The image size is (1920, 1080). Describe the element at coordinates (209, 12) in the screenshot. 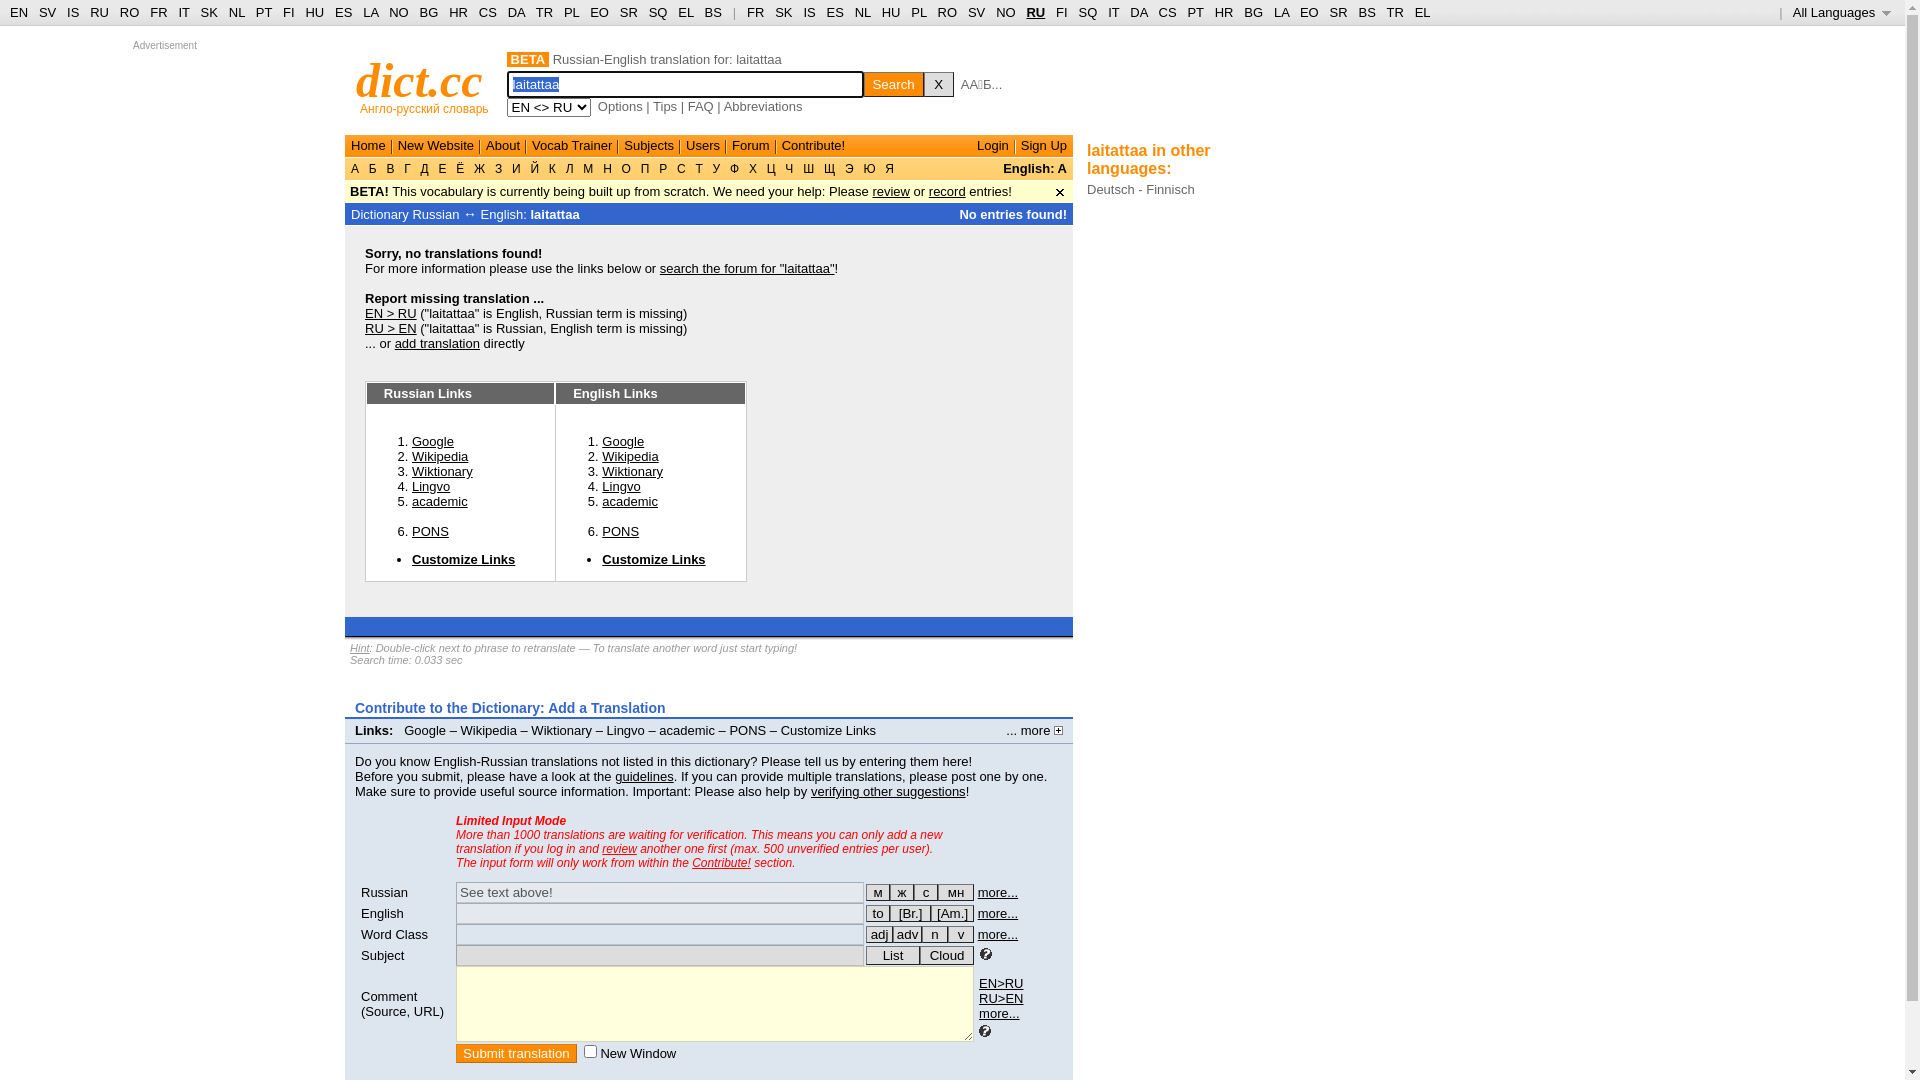

I see `'SK'` at that location.